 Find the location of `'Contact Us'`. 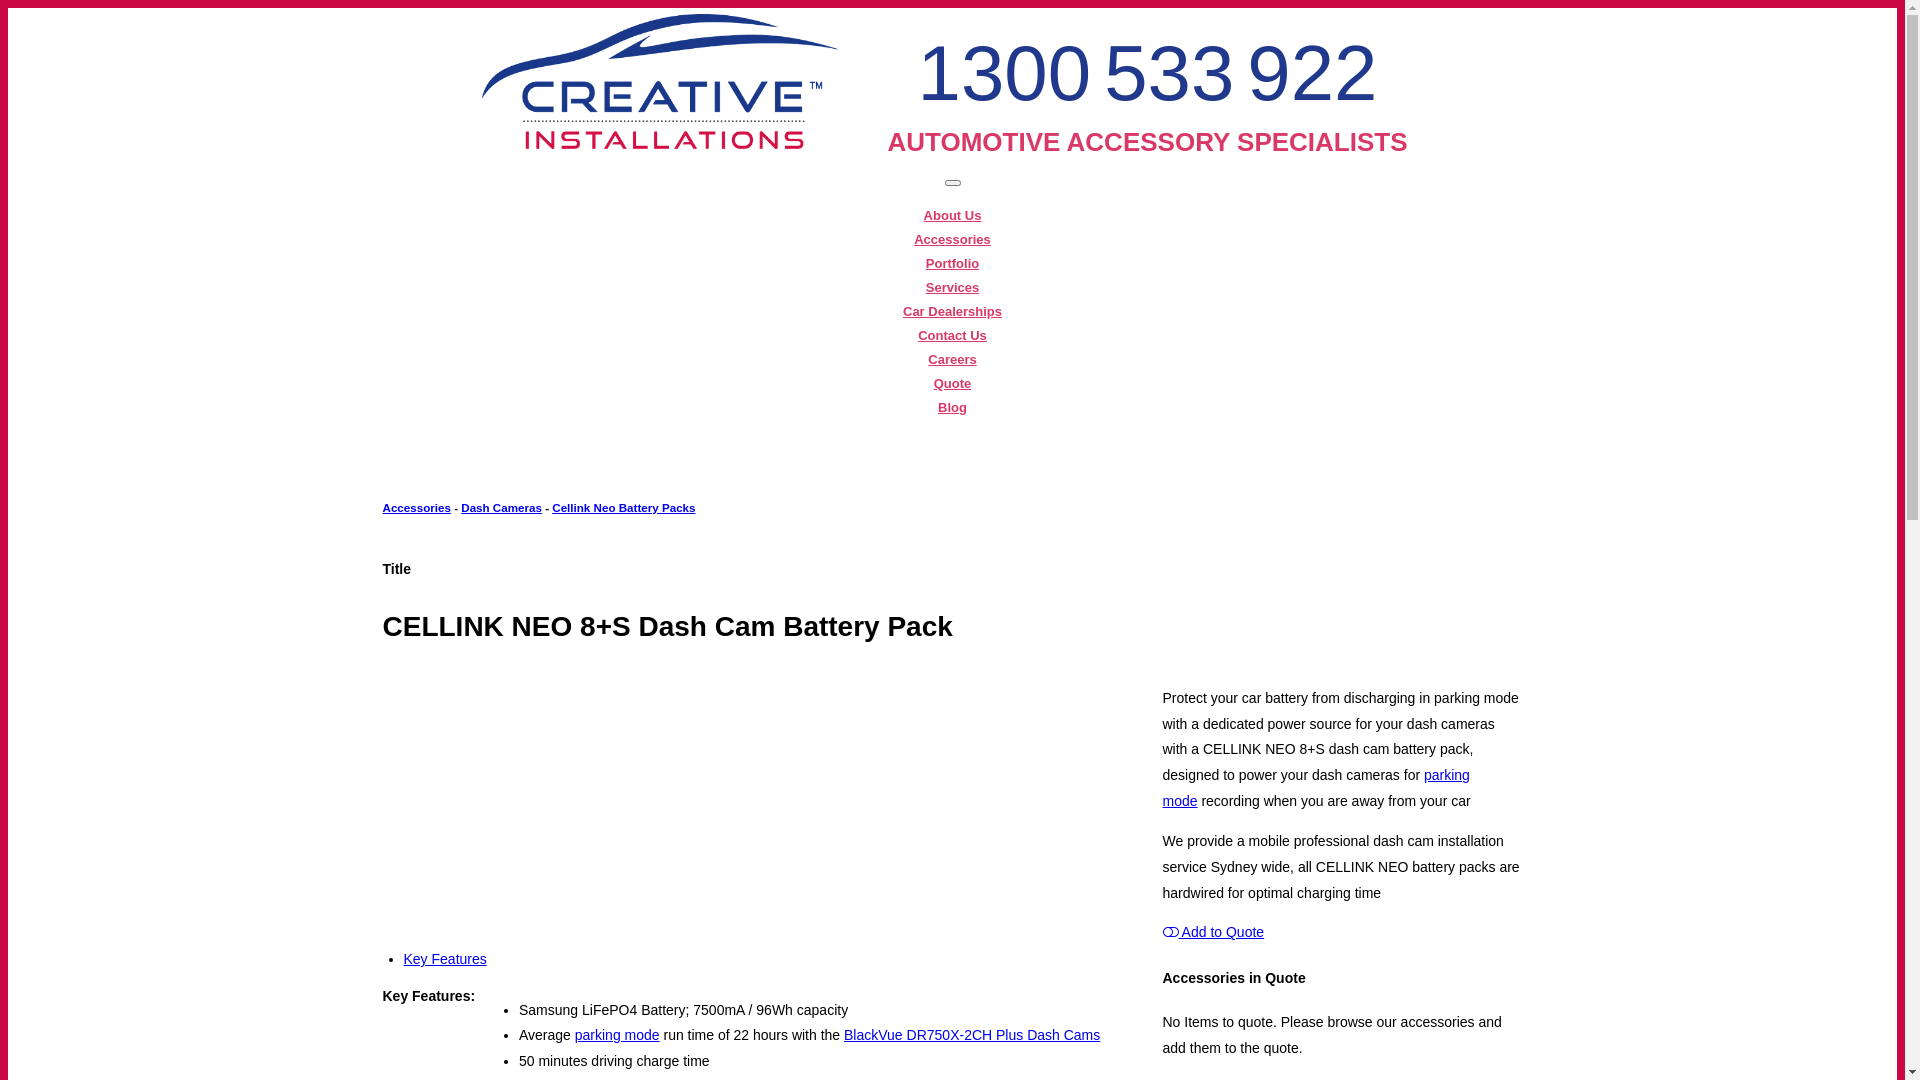

'Contact Us' is located at coordinates (905, 334).